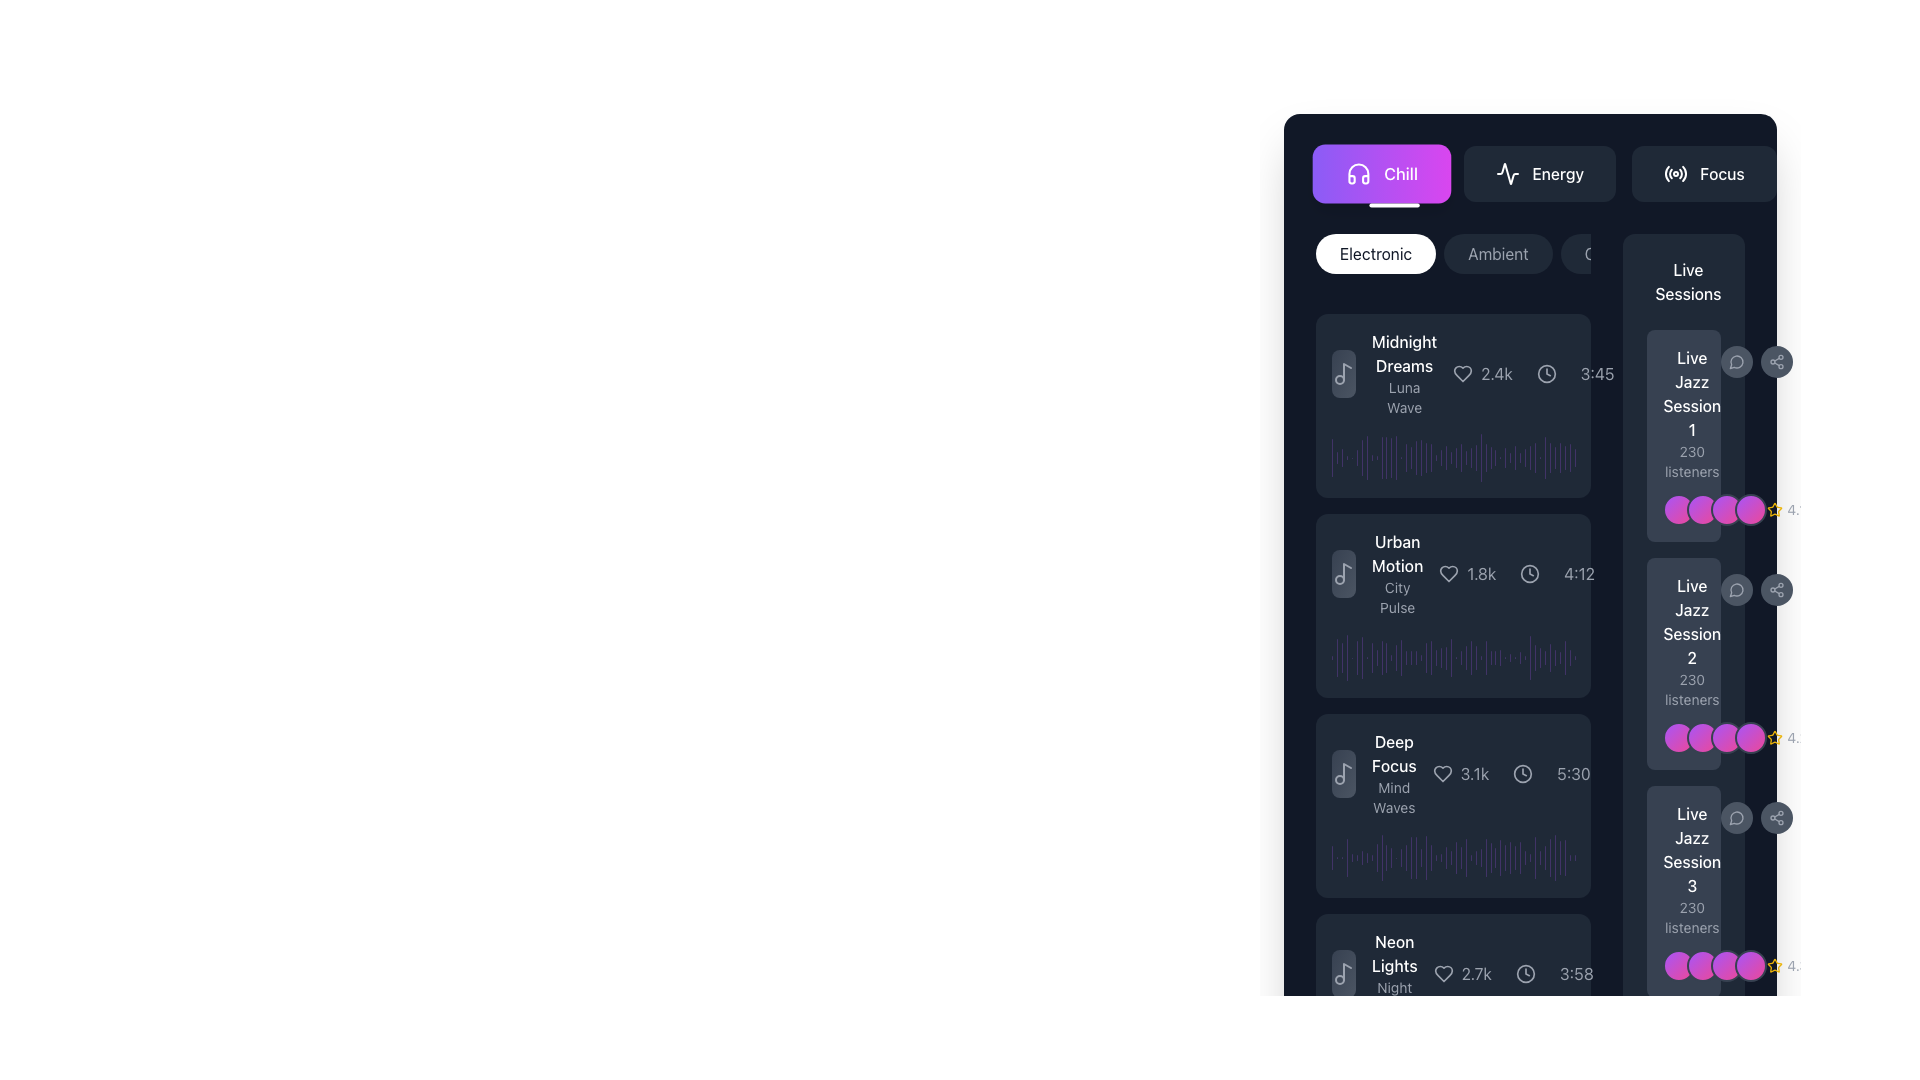  Describe the element at coordinates (1683, 737) in the screenshot. I see `the Avatar group component representing users associated with 'Live Jazz Session 2', located on the right side of the interface below the '4.2' star icon` at that location.